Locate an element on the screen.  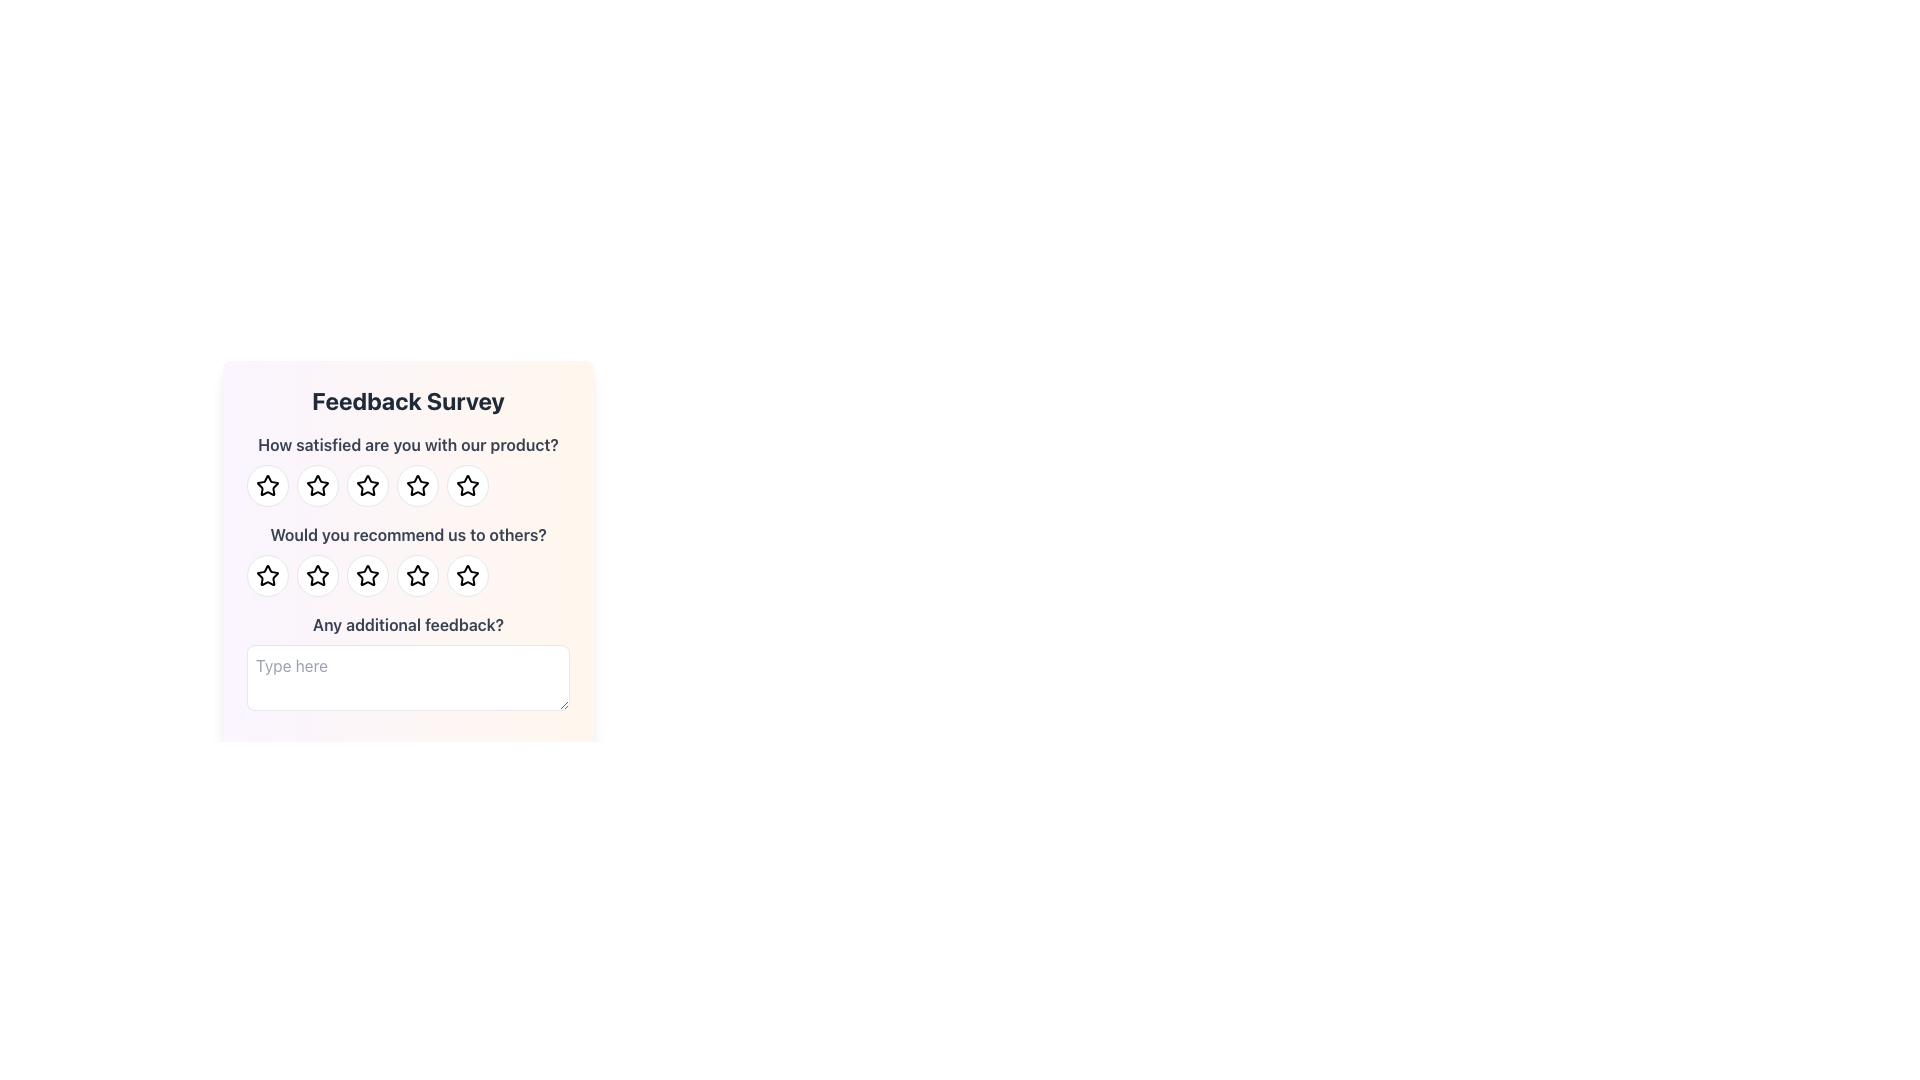
the second star button in the middle row of the rating options is located at coordinates (316, 575).